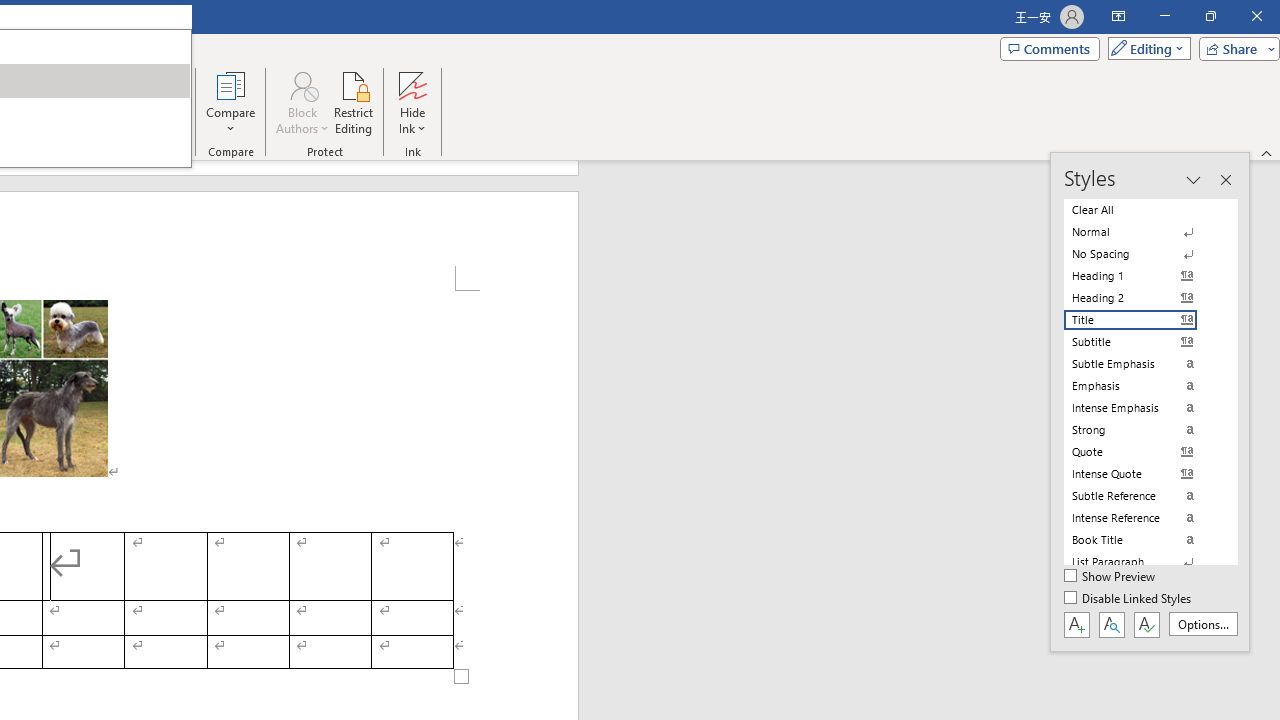 This screenshot has width=1280, height=720. Describe the element at coordinates (1209, 16) in the screenshot. I see `'Restore Down'` at that location.